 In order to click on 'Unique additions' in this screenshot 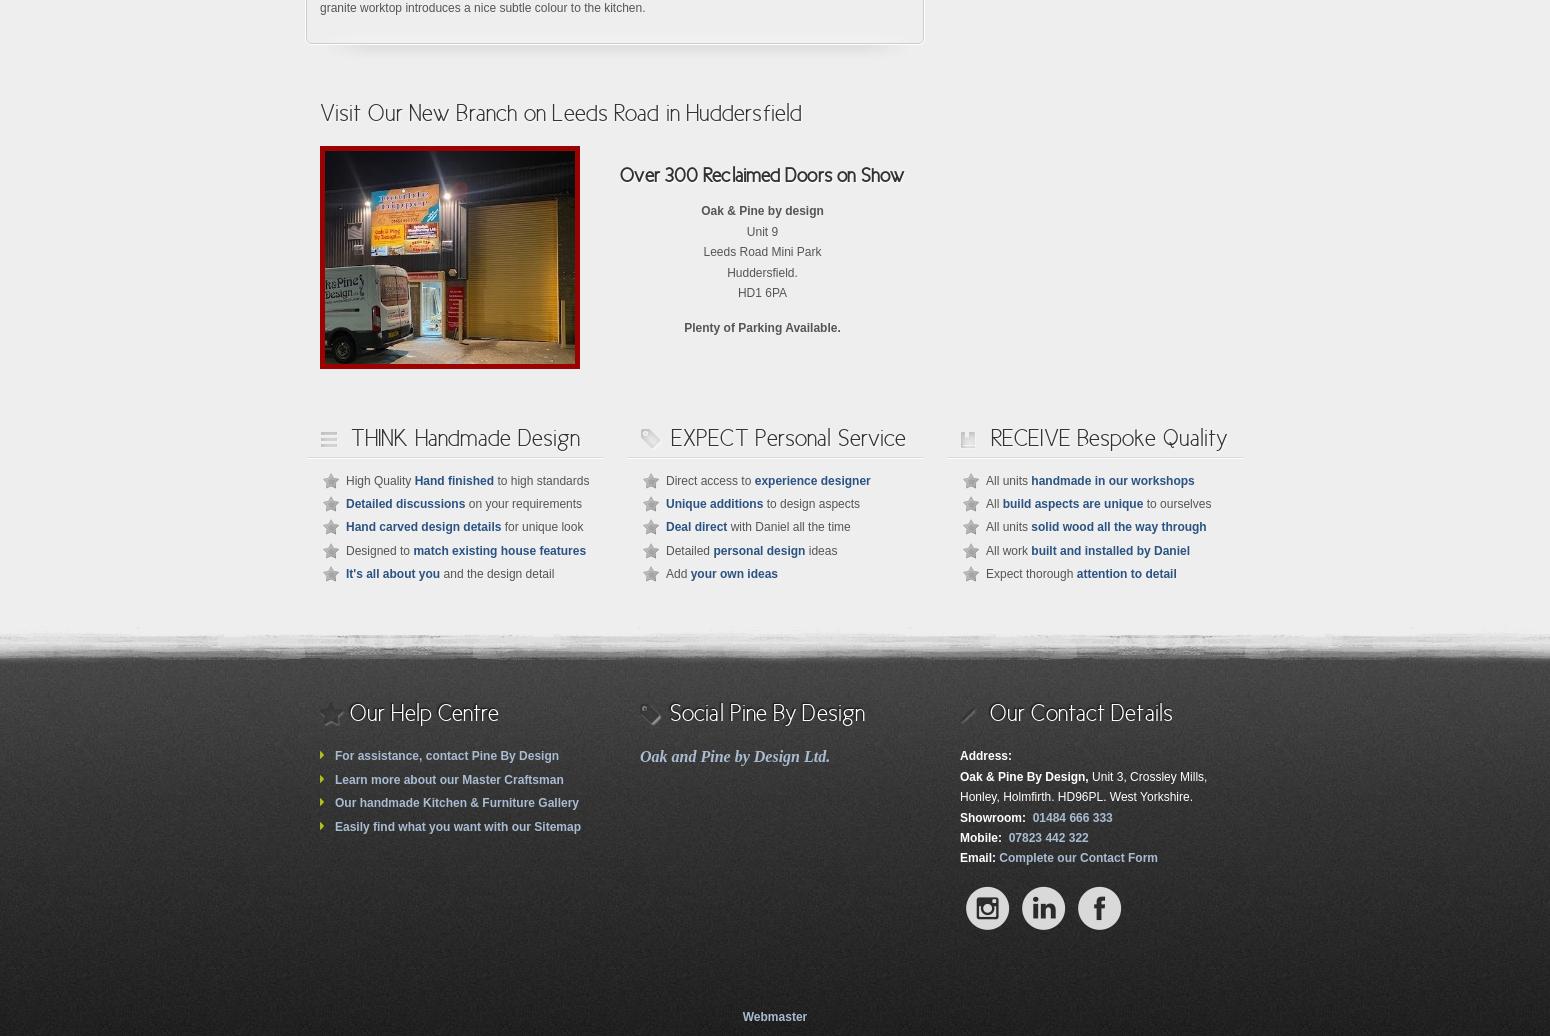, I will do `click(714, 502)`.